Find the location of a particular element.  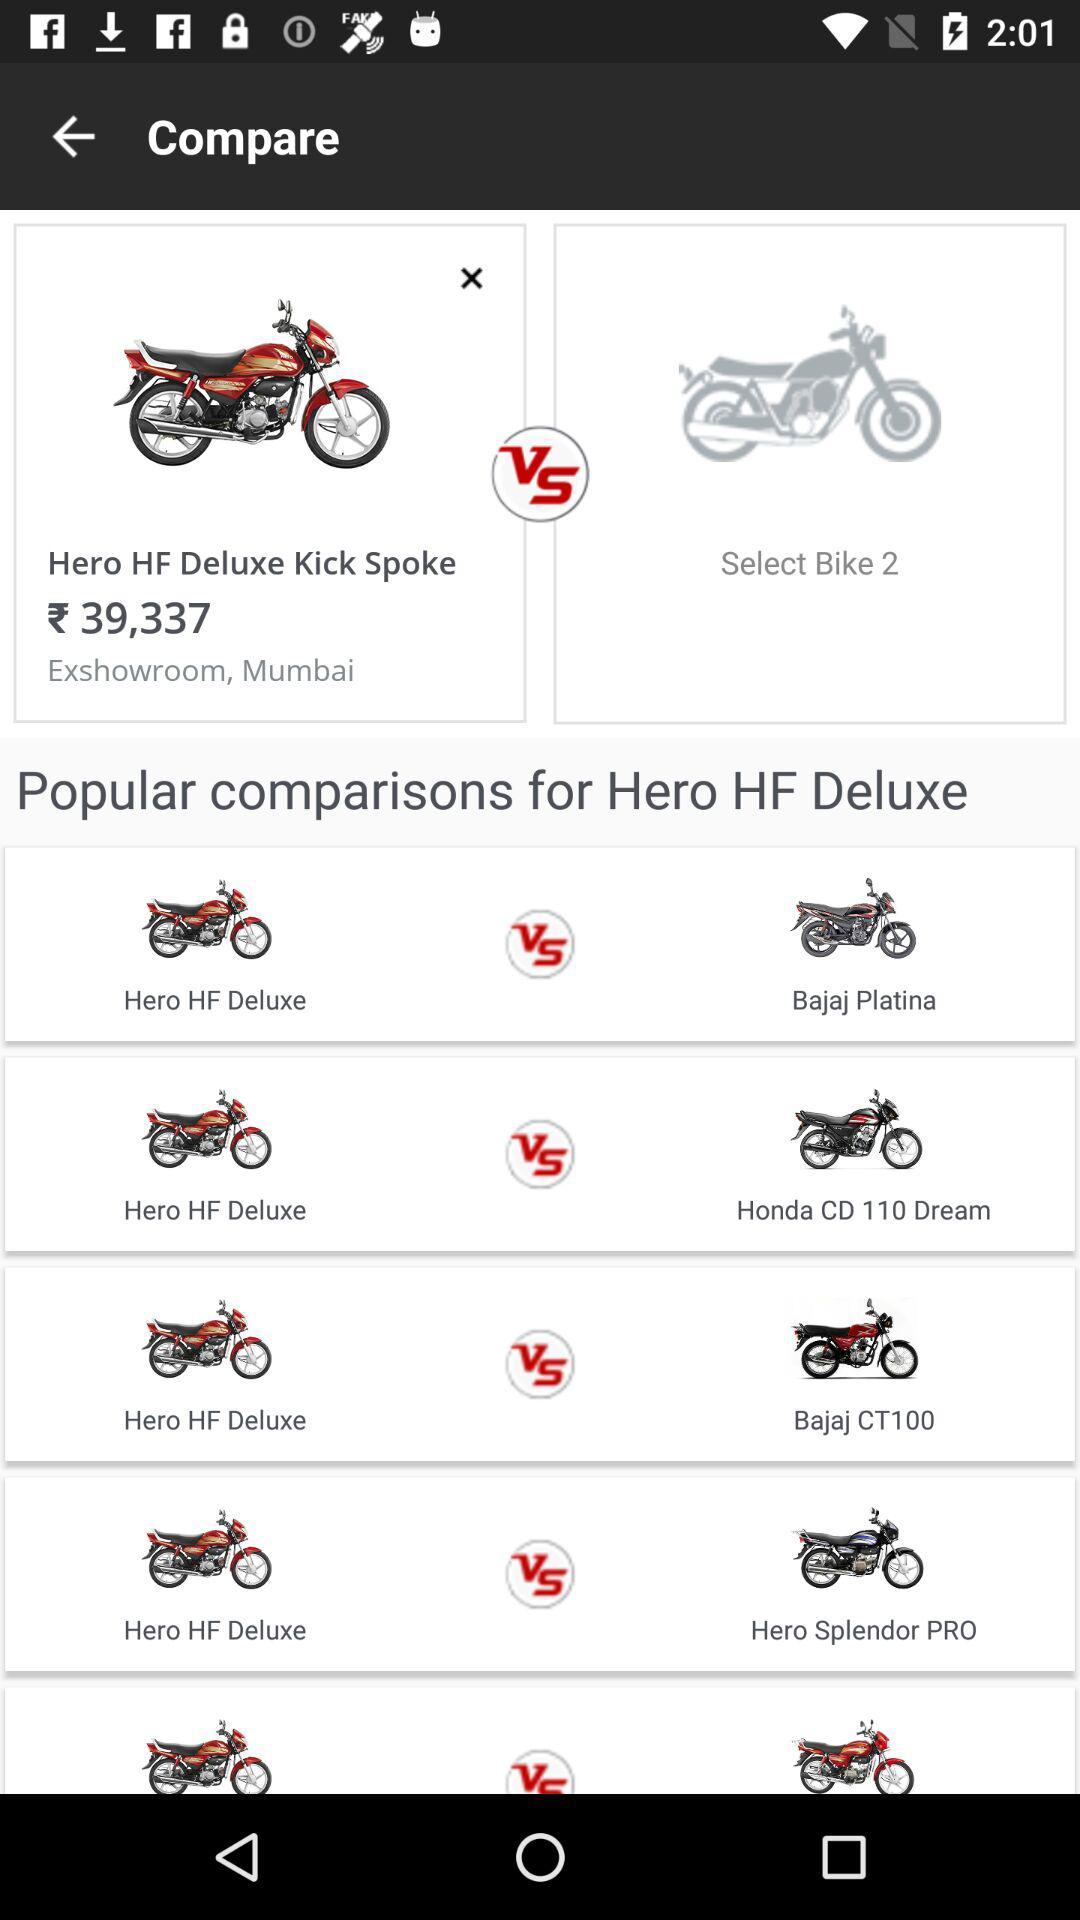

the close icon is located at coordinates (471, 277).